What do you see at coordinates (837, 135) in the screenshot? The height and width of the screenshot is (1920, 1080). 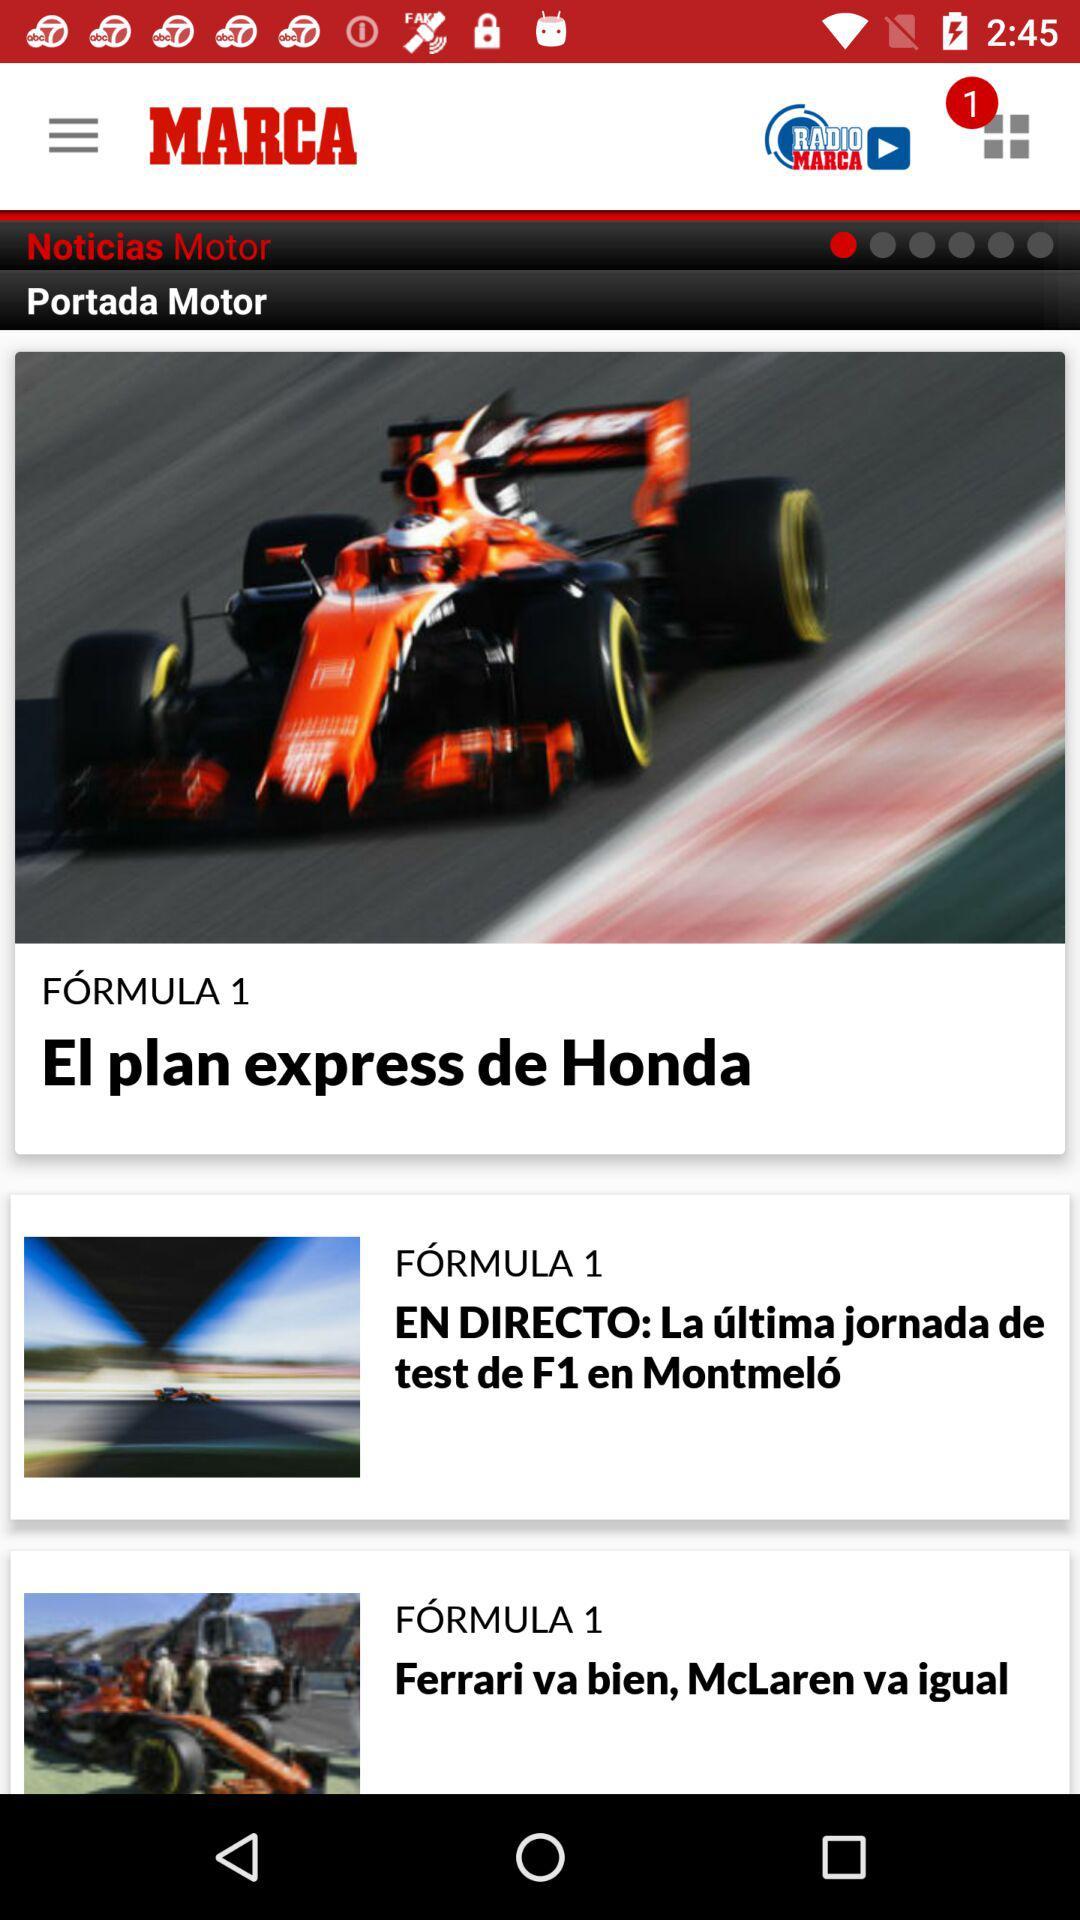 I see `video` at bounding box center [837, 135].